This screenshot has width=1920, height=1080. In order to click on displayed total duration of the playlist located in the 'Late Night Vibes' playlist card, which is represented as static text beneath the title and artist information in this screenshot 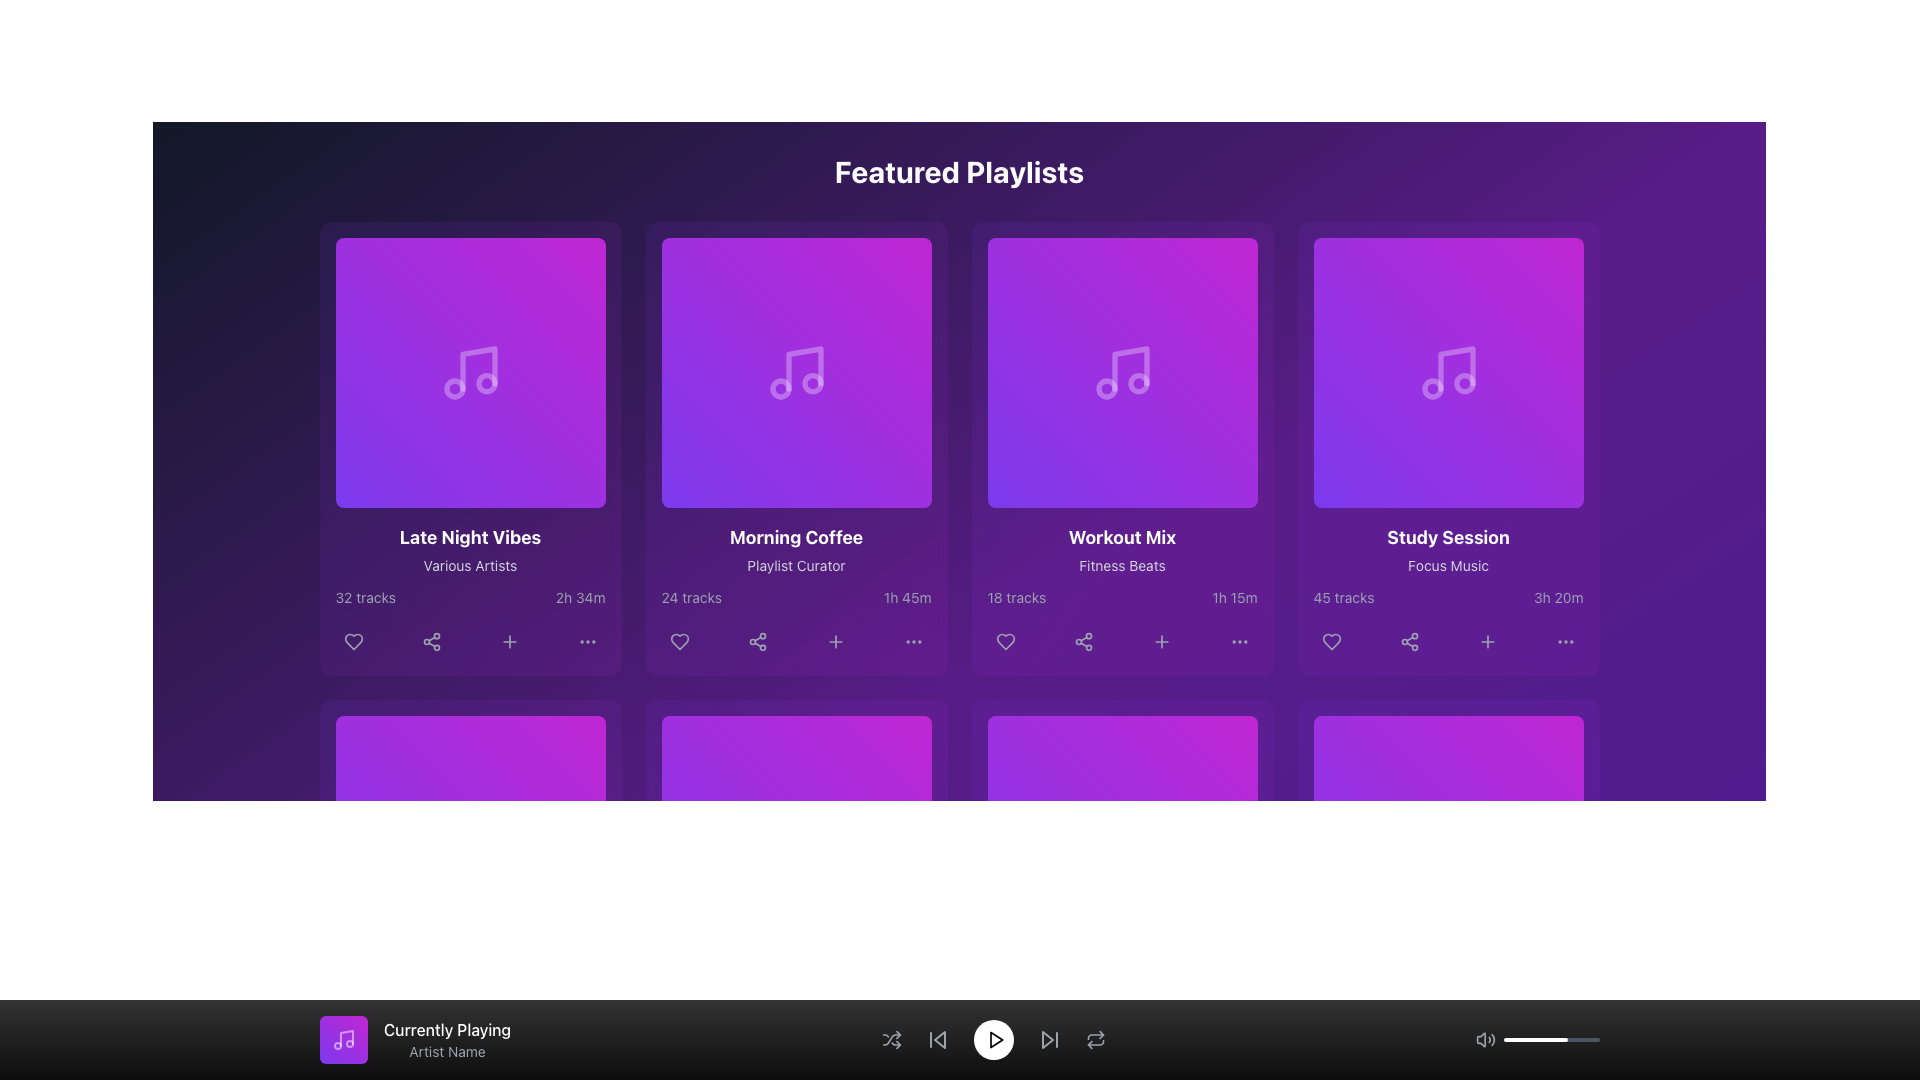, I will do `click(579, 596)`.